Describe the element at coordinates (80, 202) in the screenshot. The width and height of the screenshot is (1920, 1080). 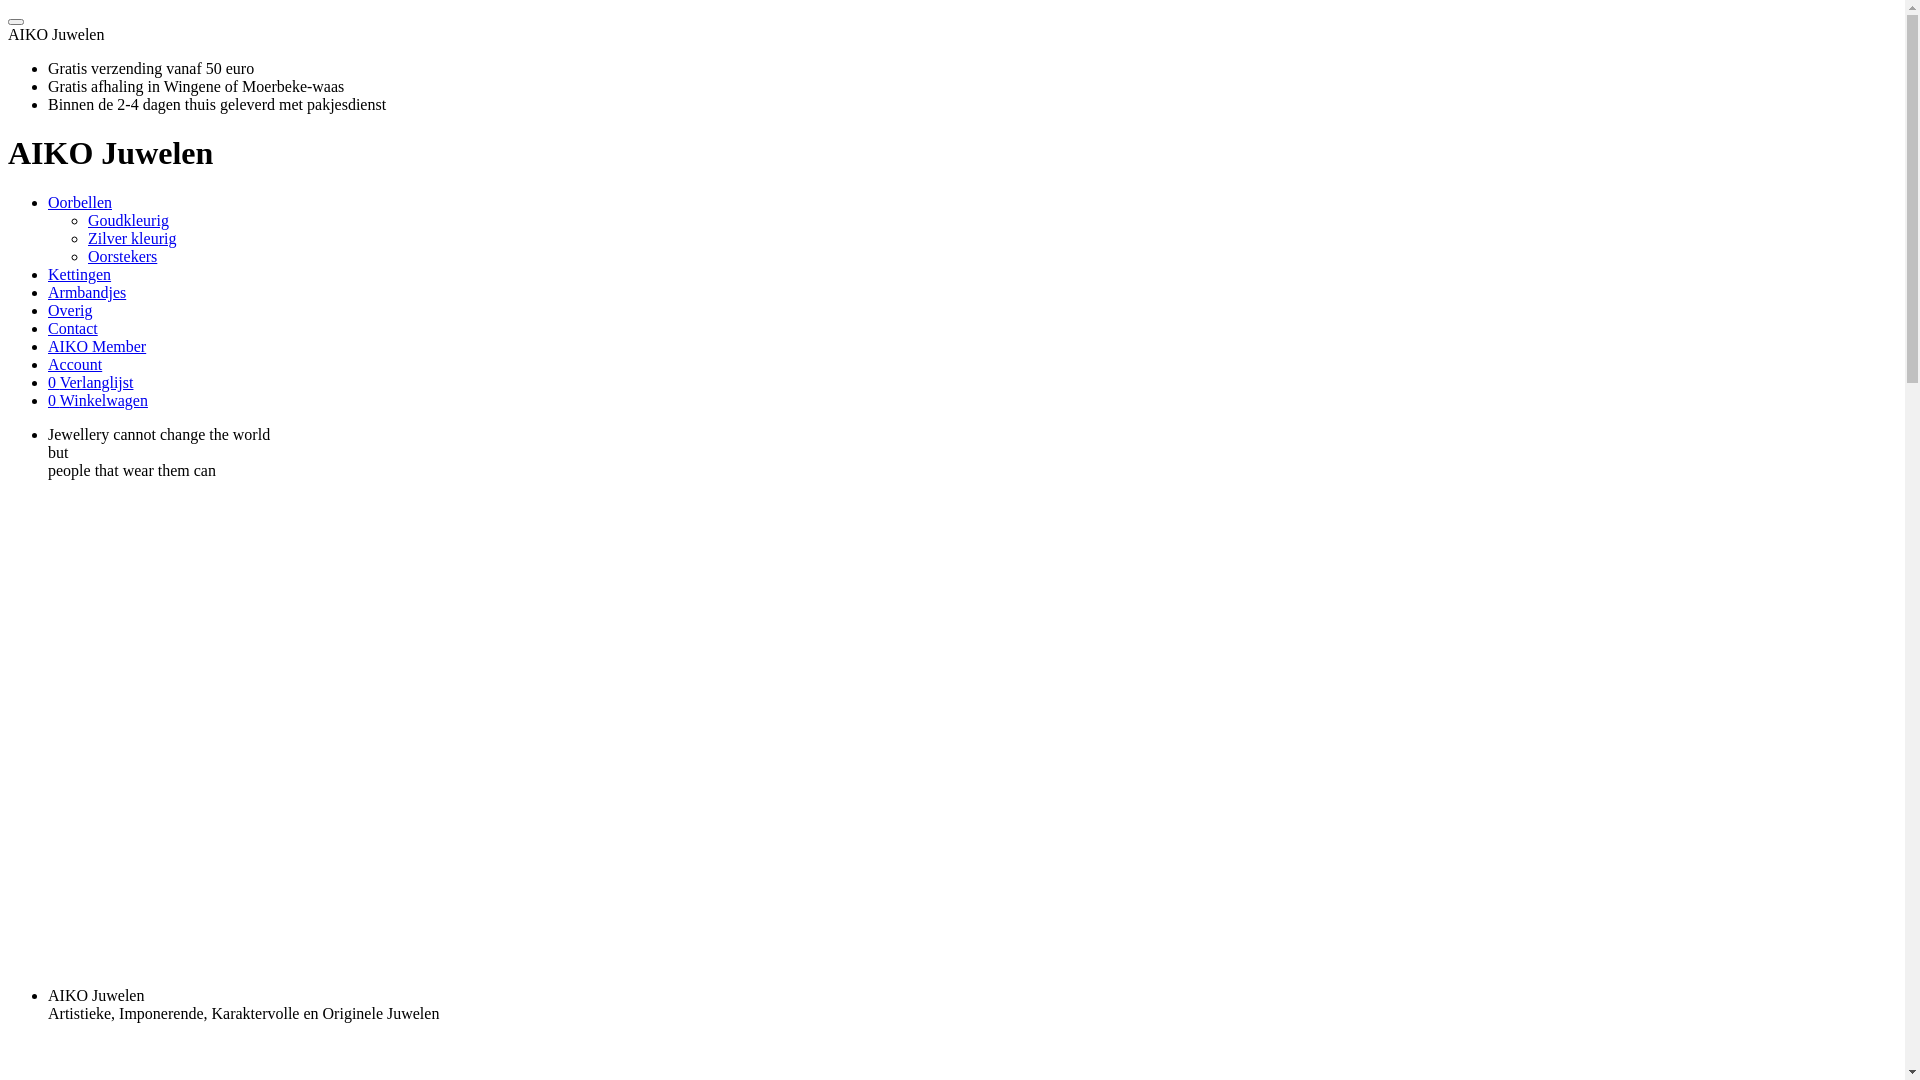
I see `'Oorbellen'` at that location.